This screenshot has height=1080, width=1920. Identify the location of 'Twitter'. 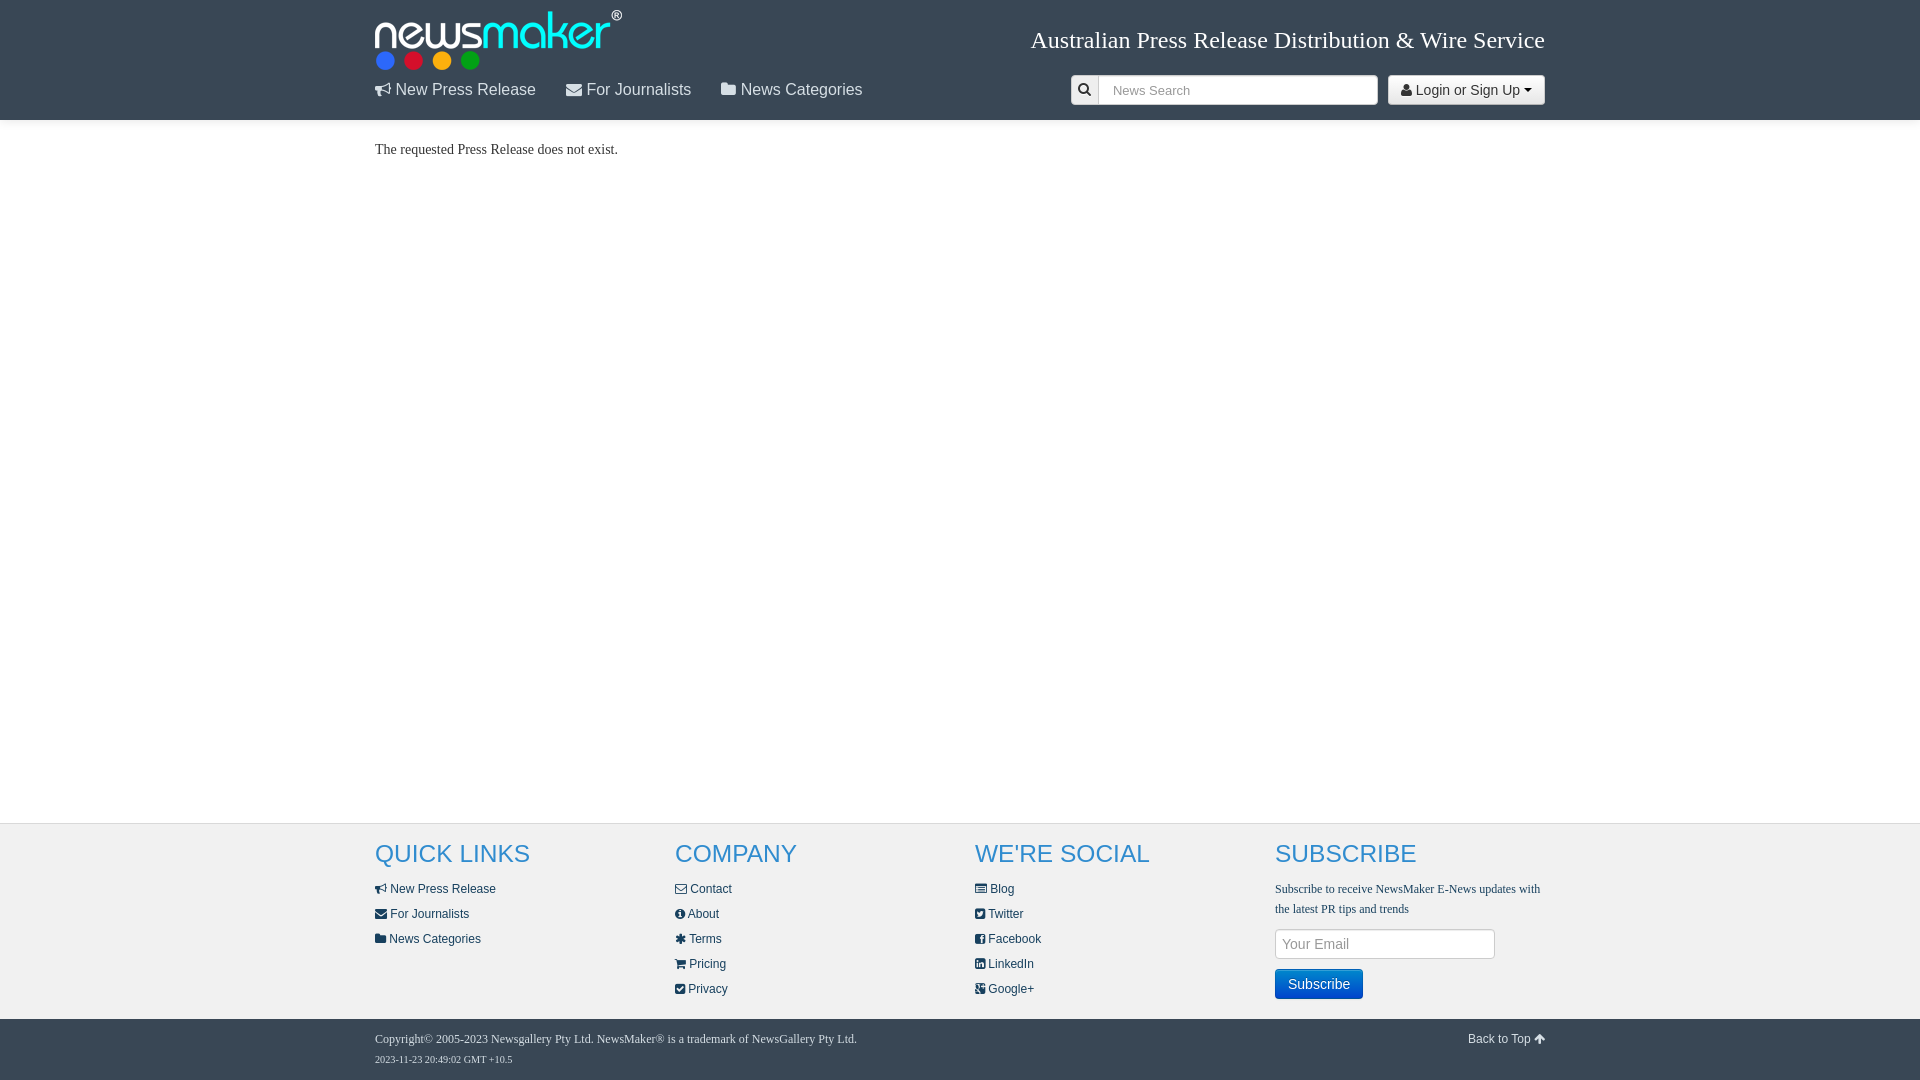
(999, 914).